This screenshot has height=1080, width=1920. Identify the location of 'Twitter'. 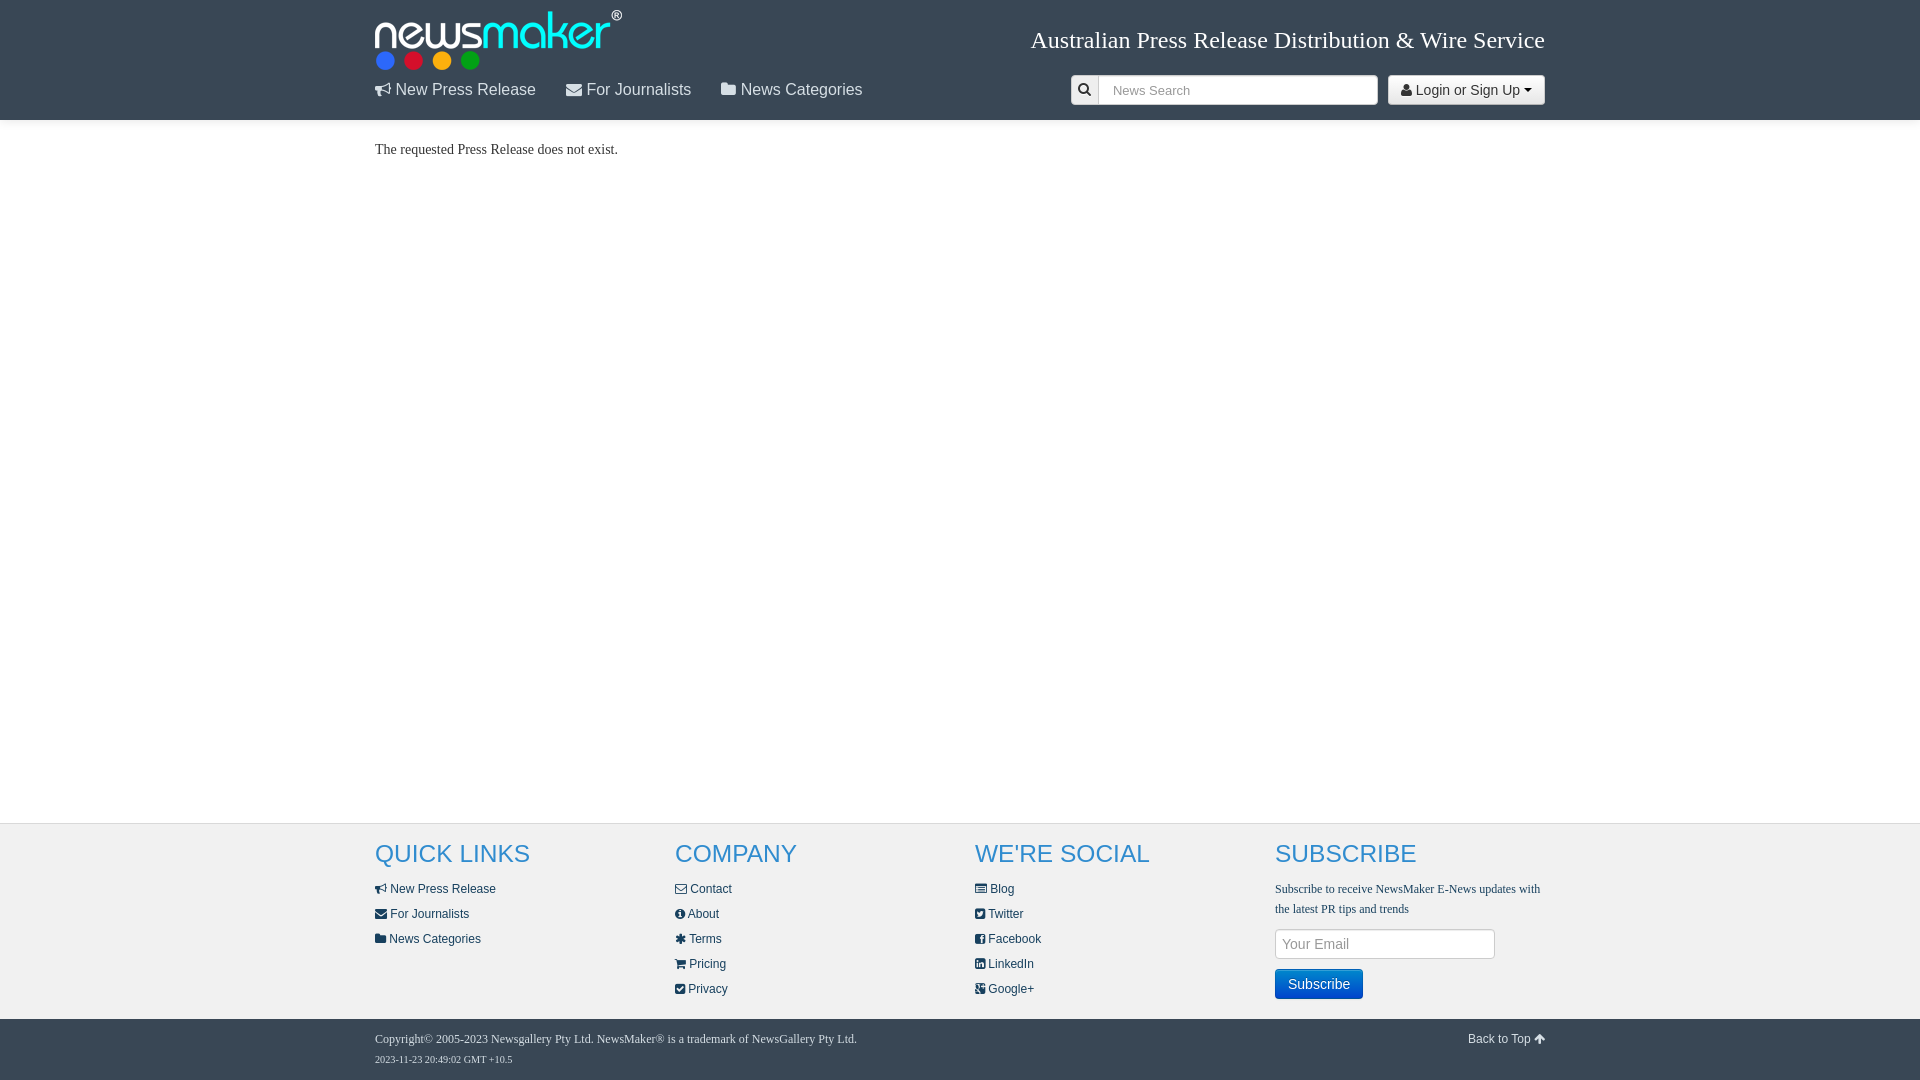
(999, 914).